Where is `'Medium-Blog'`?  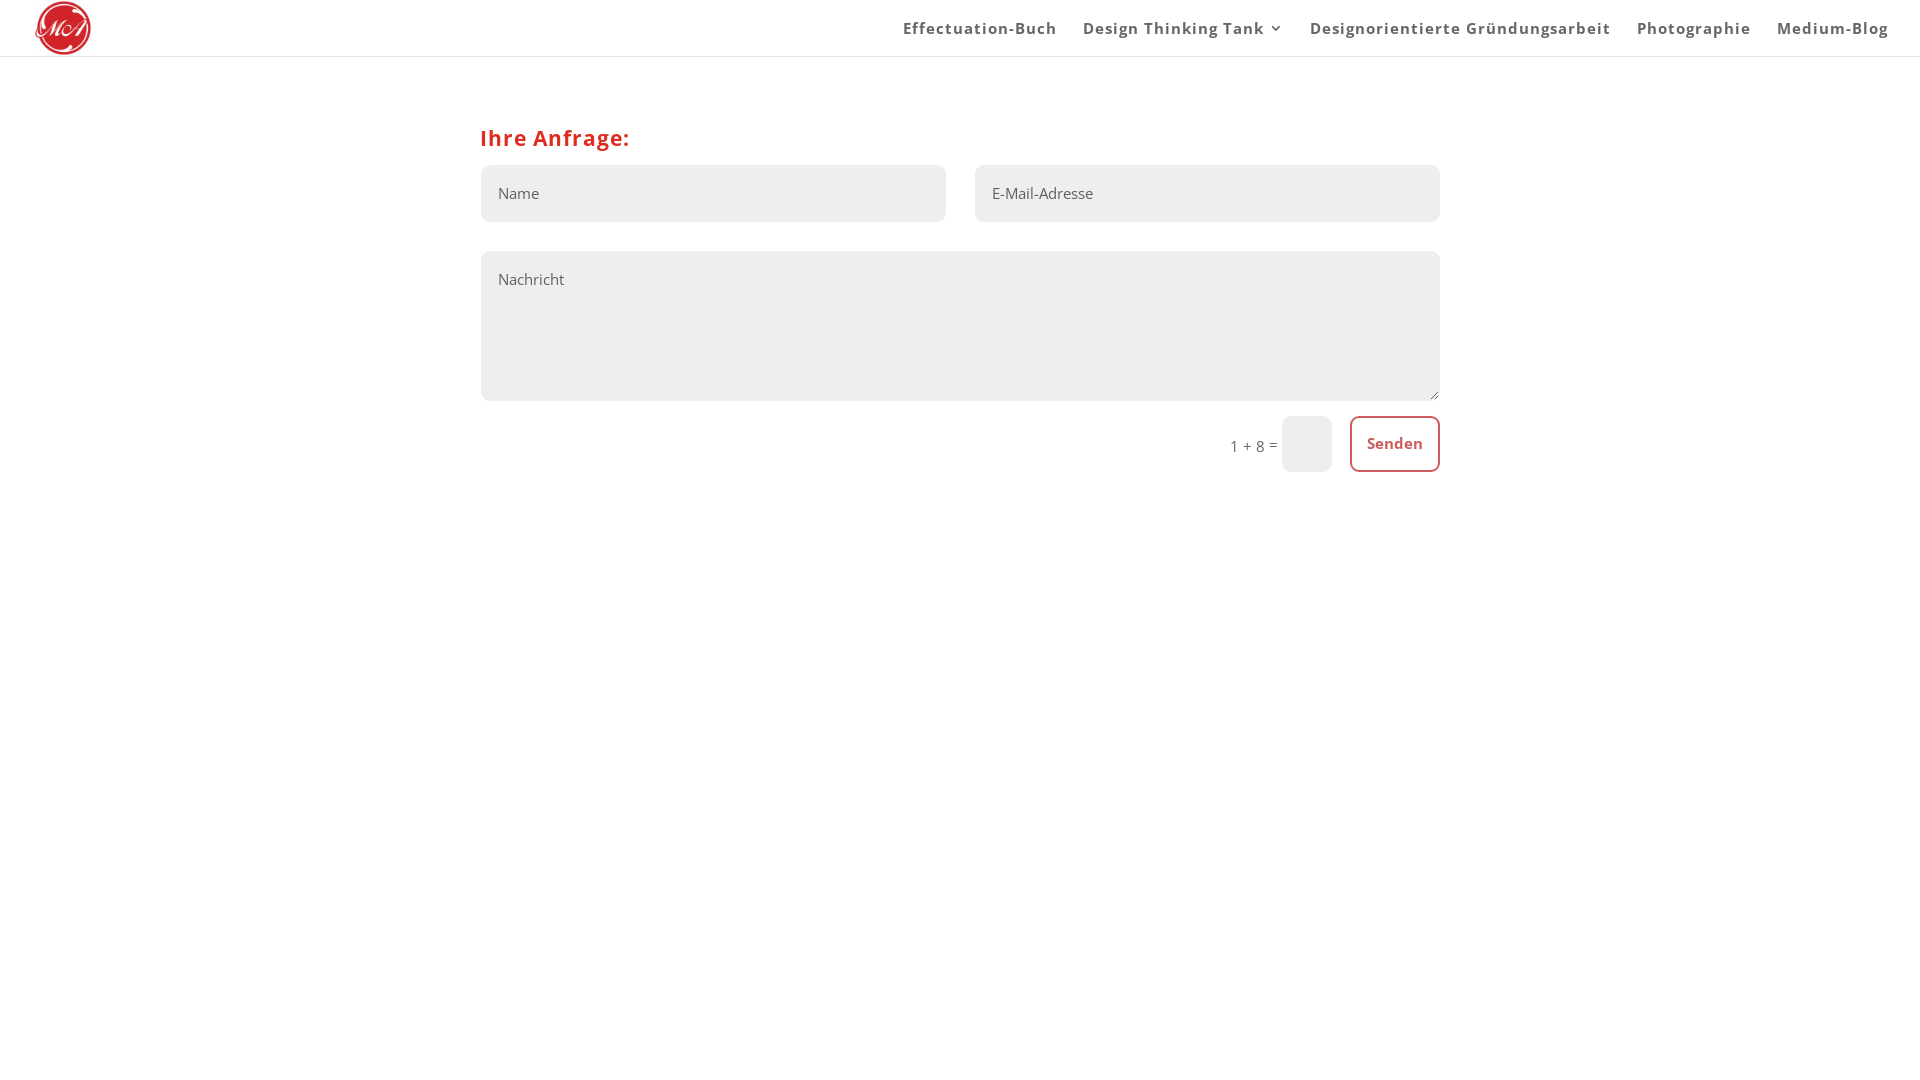
'Medium-Blog' is located at coordinates (1832, 38).